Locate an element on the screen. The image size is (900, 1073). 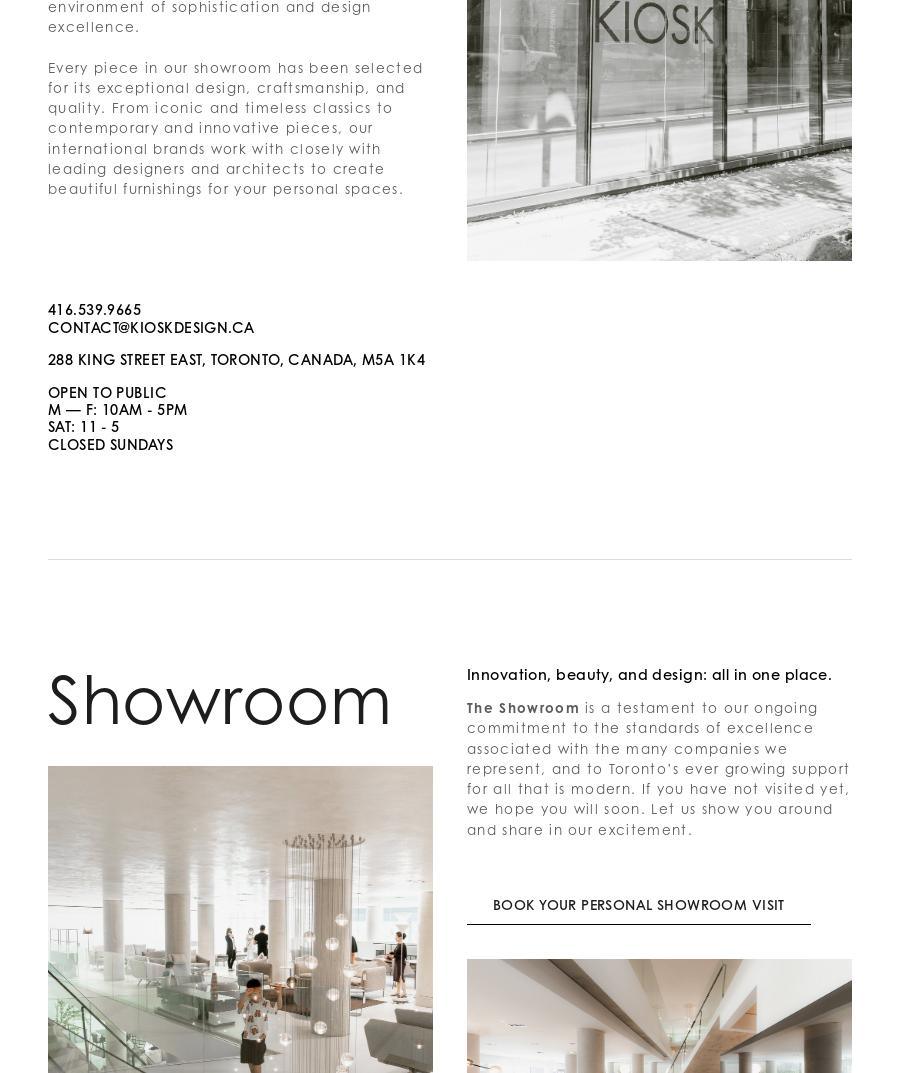
'OPEN TO PUBLIC' is located at coordinates (106, 390).